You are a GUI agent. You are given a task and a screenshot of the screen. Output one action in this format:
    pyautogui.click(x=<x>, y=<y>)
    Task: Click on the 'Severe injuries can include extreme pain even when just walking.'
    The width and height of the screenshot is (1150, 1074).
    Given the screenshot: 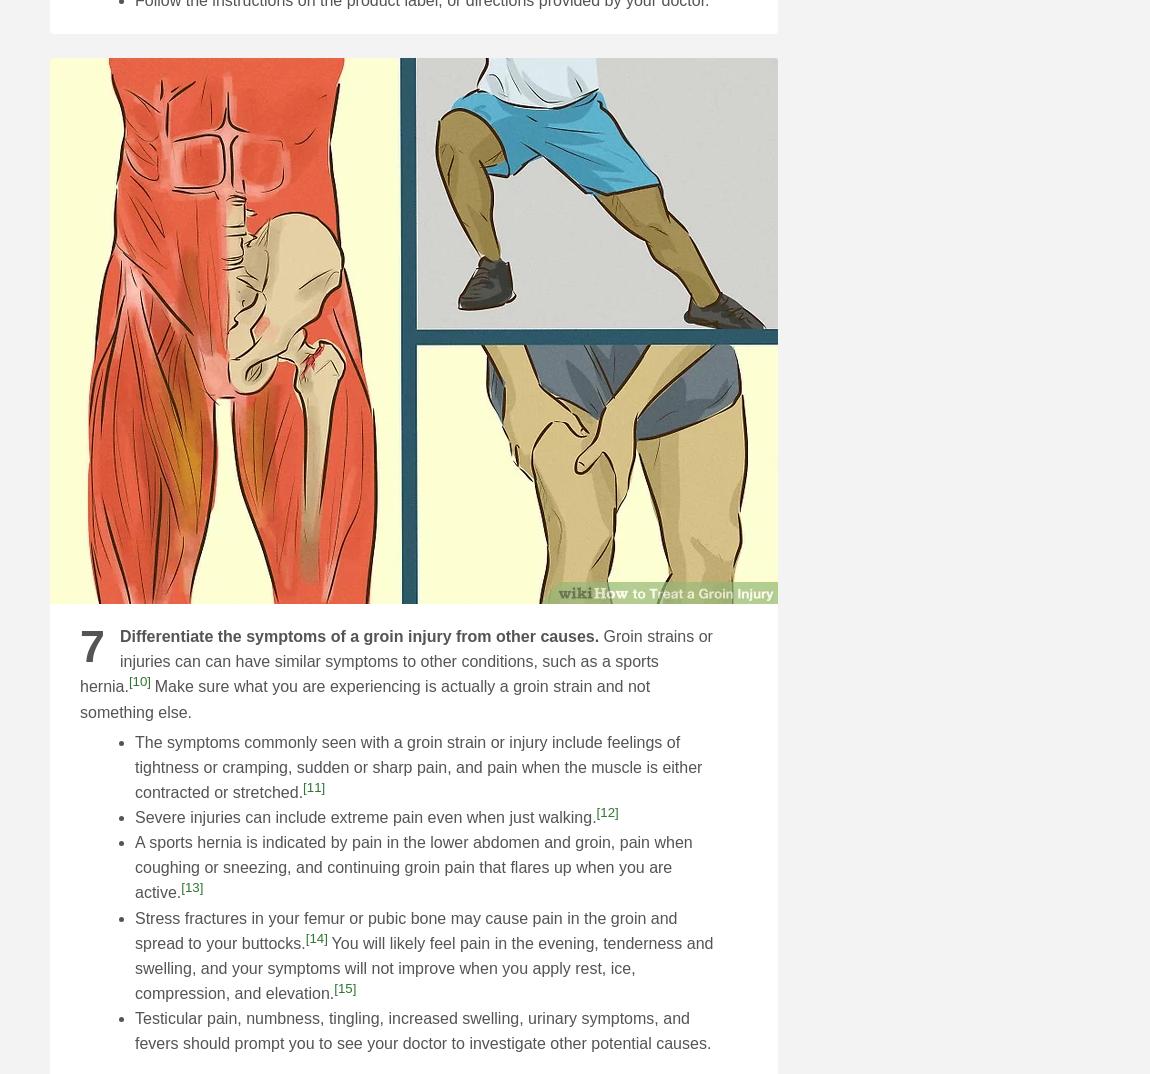 What is the action you would take?
    pyautogui.click(x=365, y=817)
    